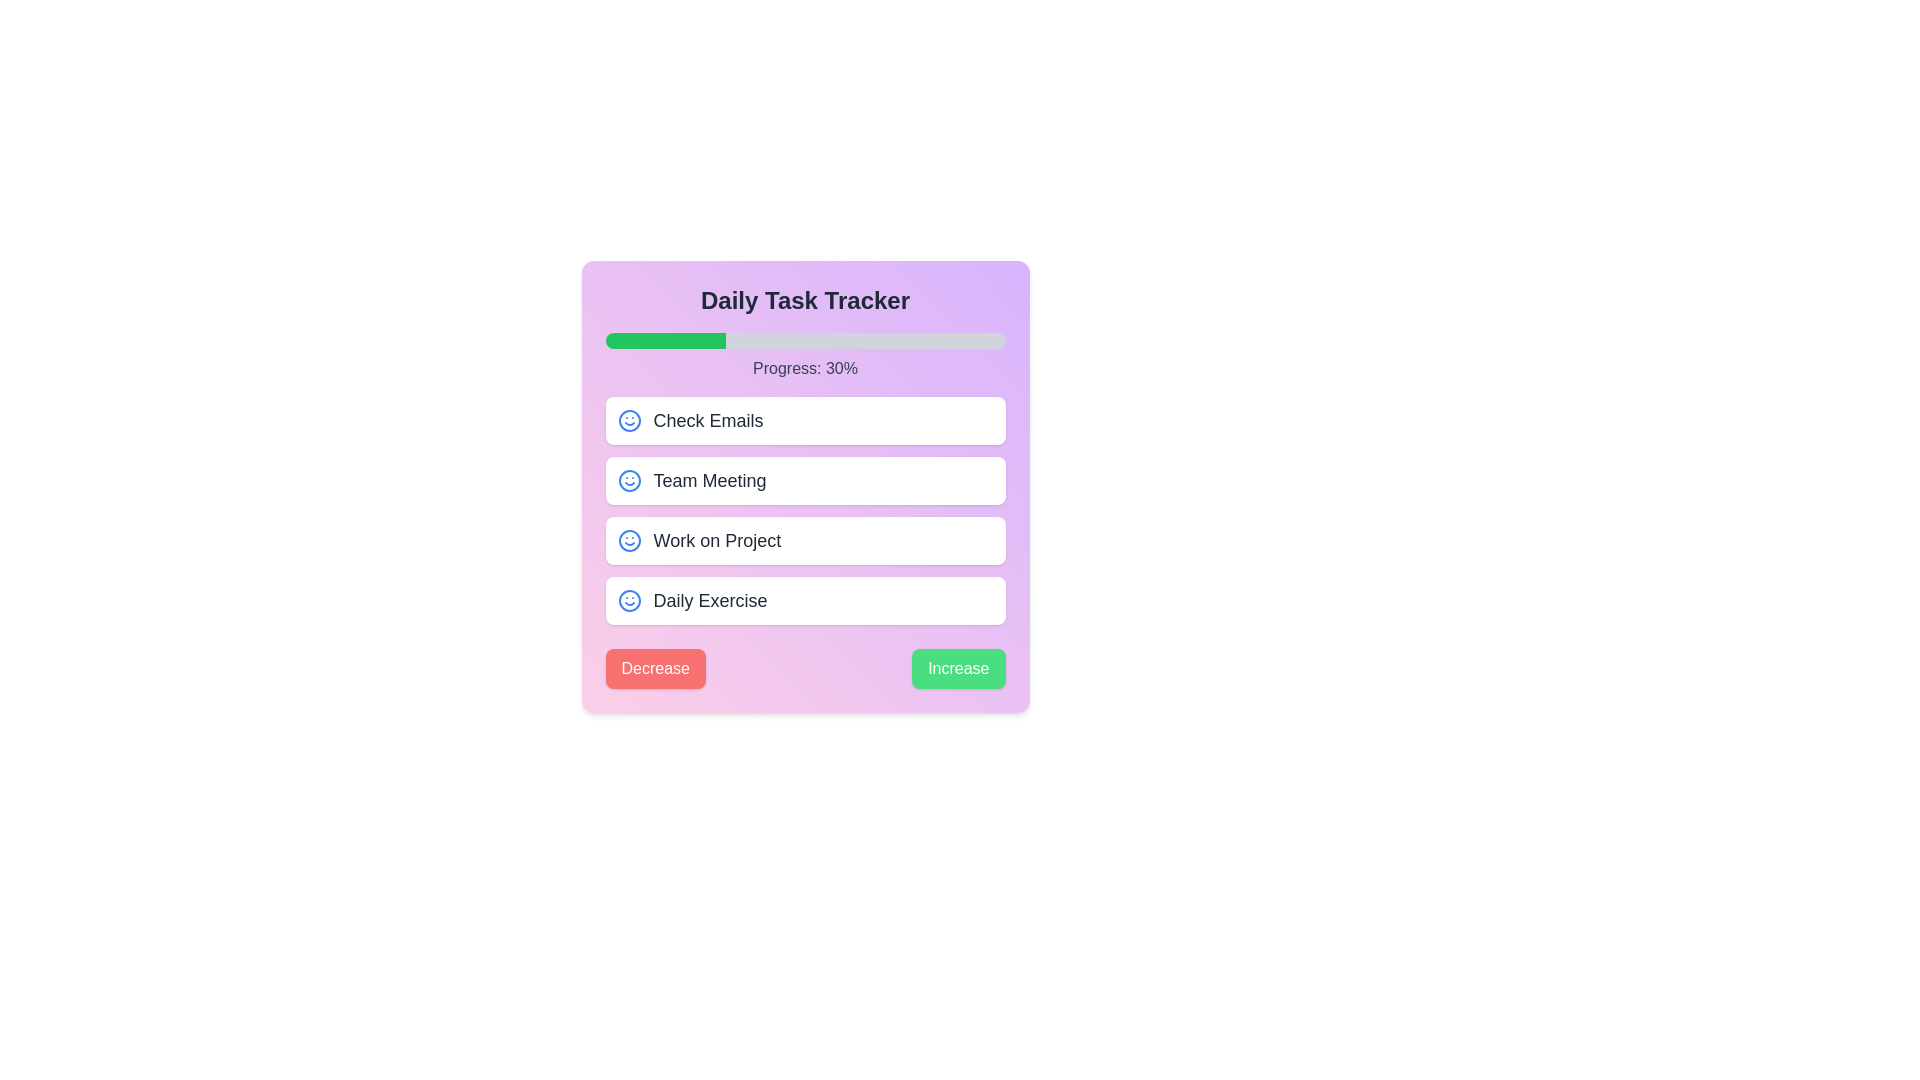  I want to click on the 'Daily Exercise' task card, which is the fourth card in a vertical list of tasks, located below the 'Work on Project' card, so click(805, 600).